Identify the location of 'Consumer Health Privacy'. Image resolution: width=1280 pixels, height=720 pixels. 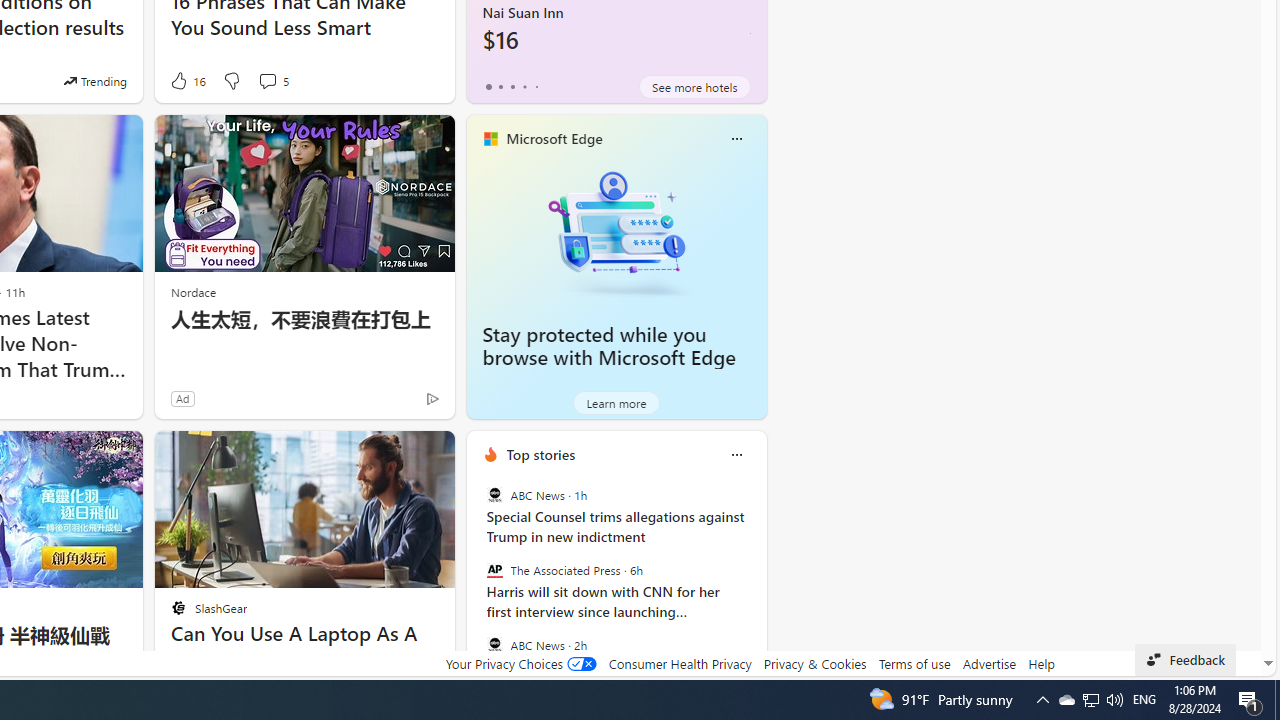
(680, 663).